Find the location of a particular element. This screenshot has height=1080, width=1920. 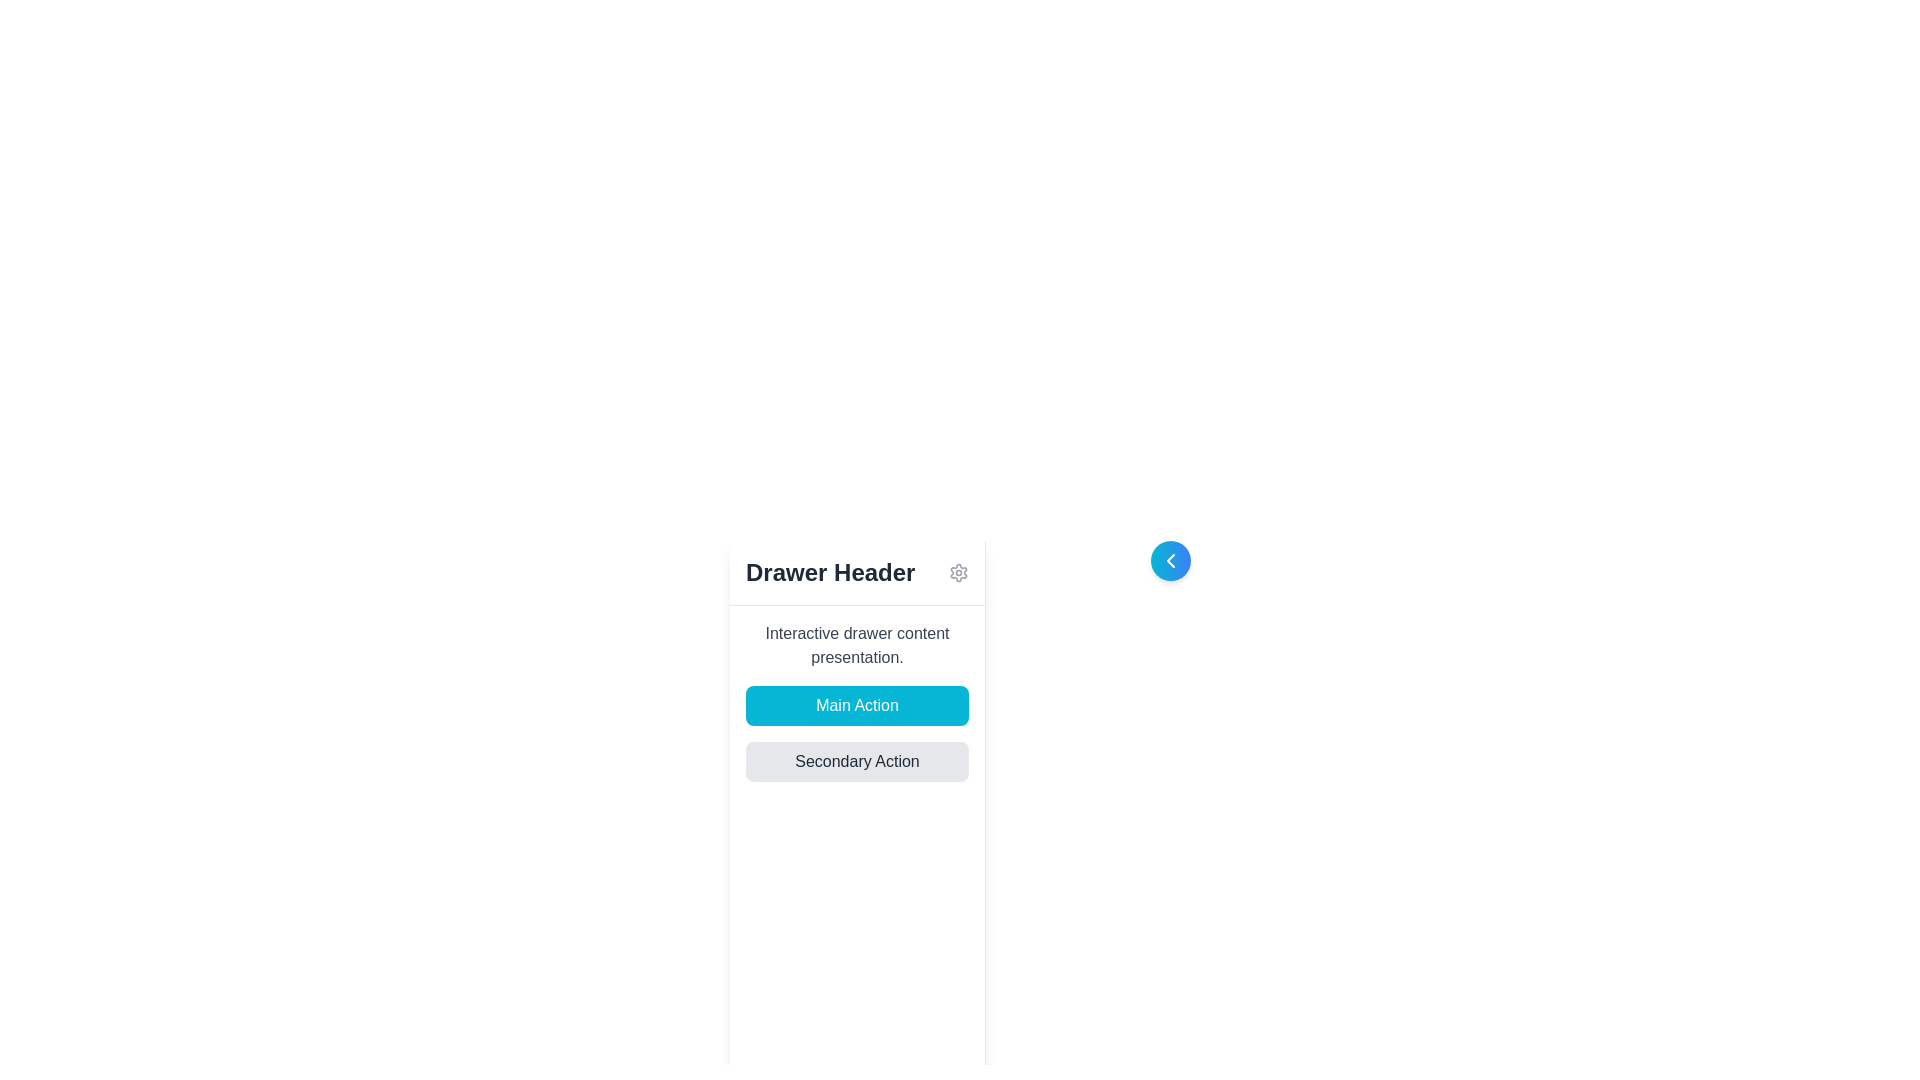

the gear icon located on the right side of the 'Drawer Header' is located at coordinates (958, 573).